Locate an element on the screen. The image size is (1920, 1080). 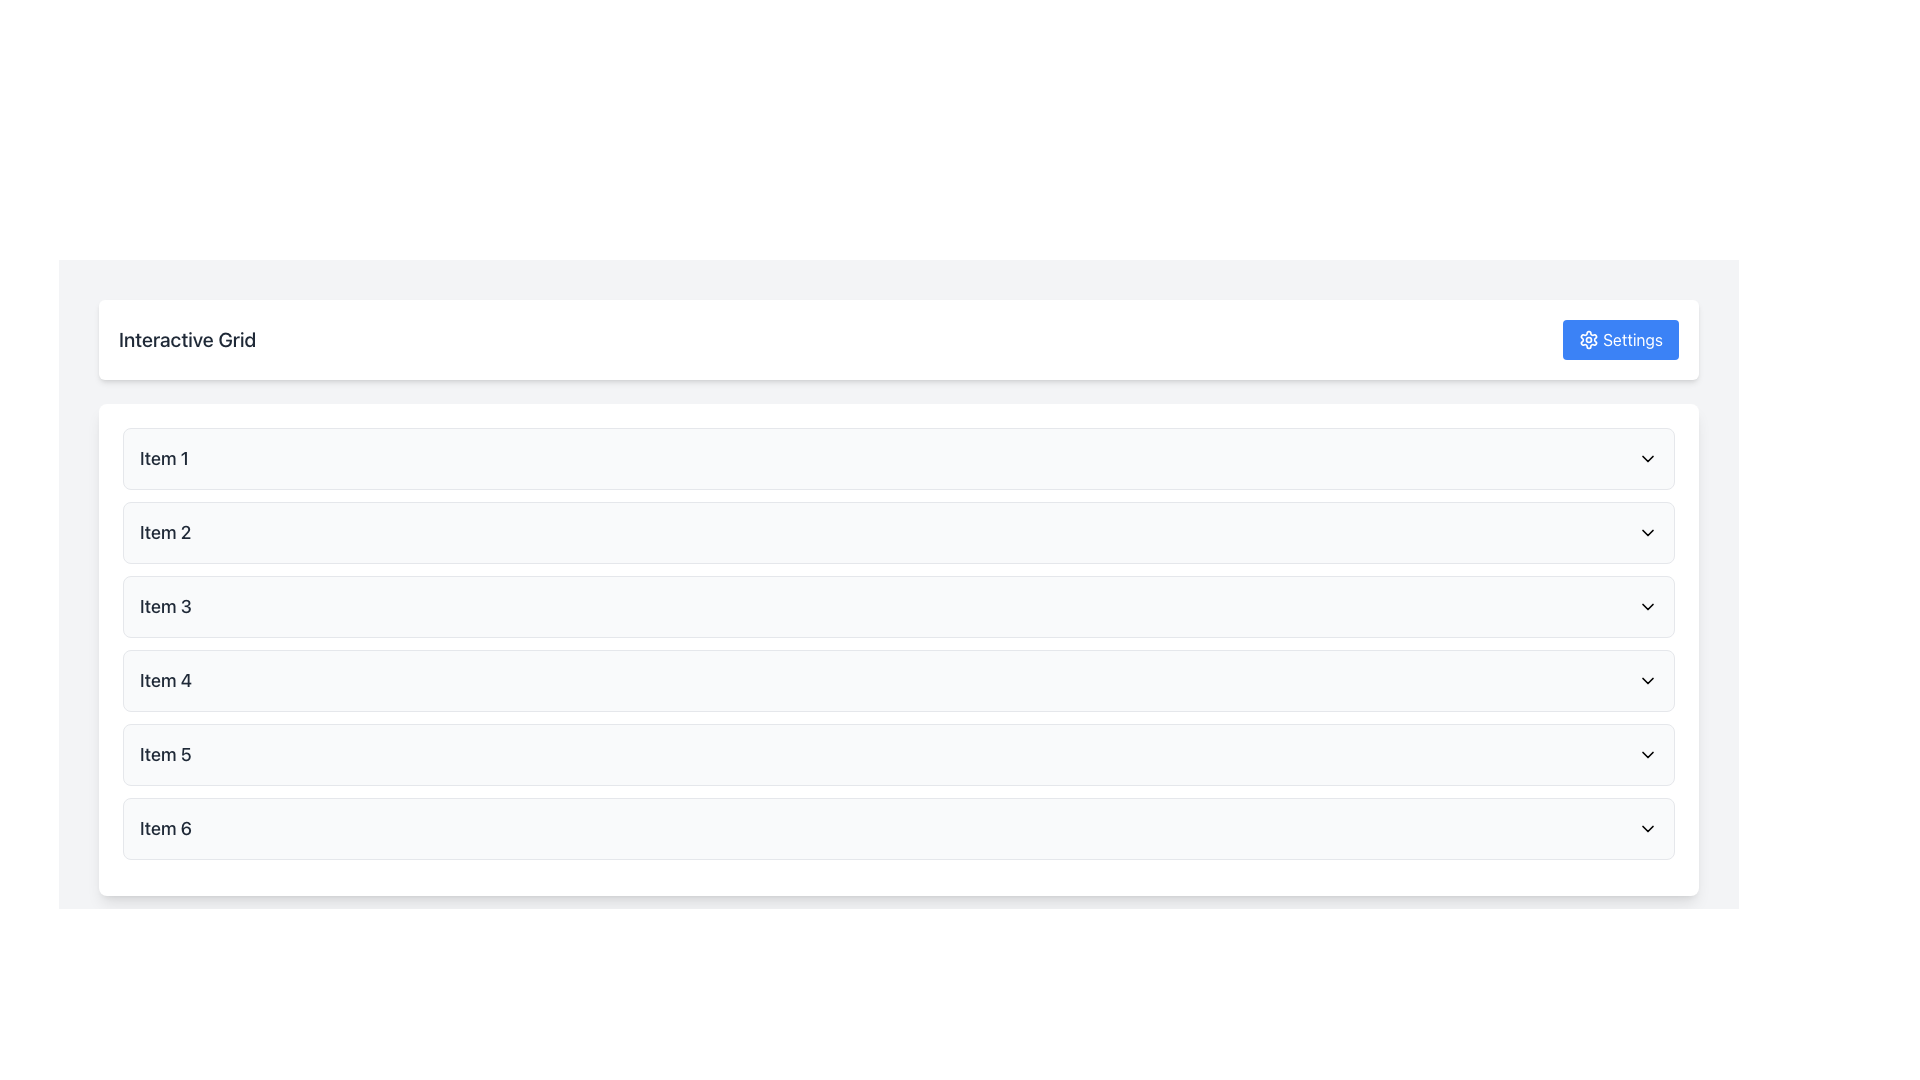
the second item is located at coordinates (897, 531).